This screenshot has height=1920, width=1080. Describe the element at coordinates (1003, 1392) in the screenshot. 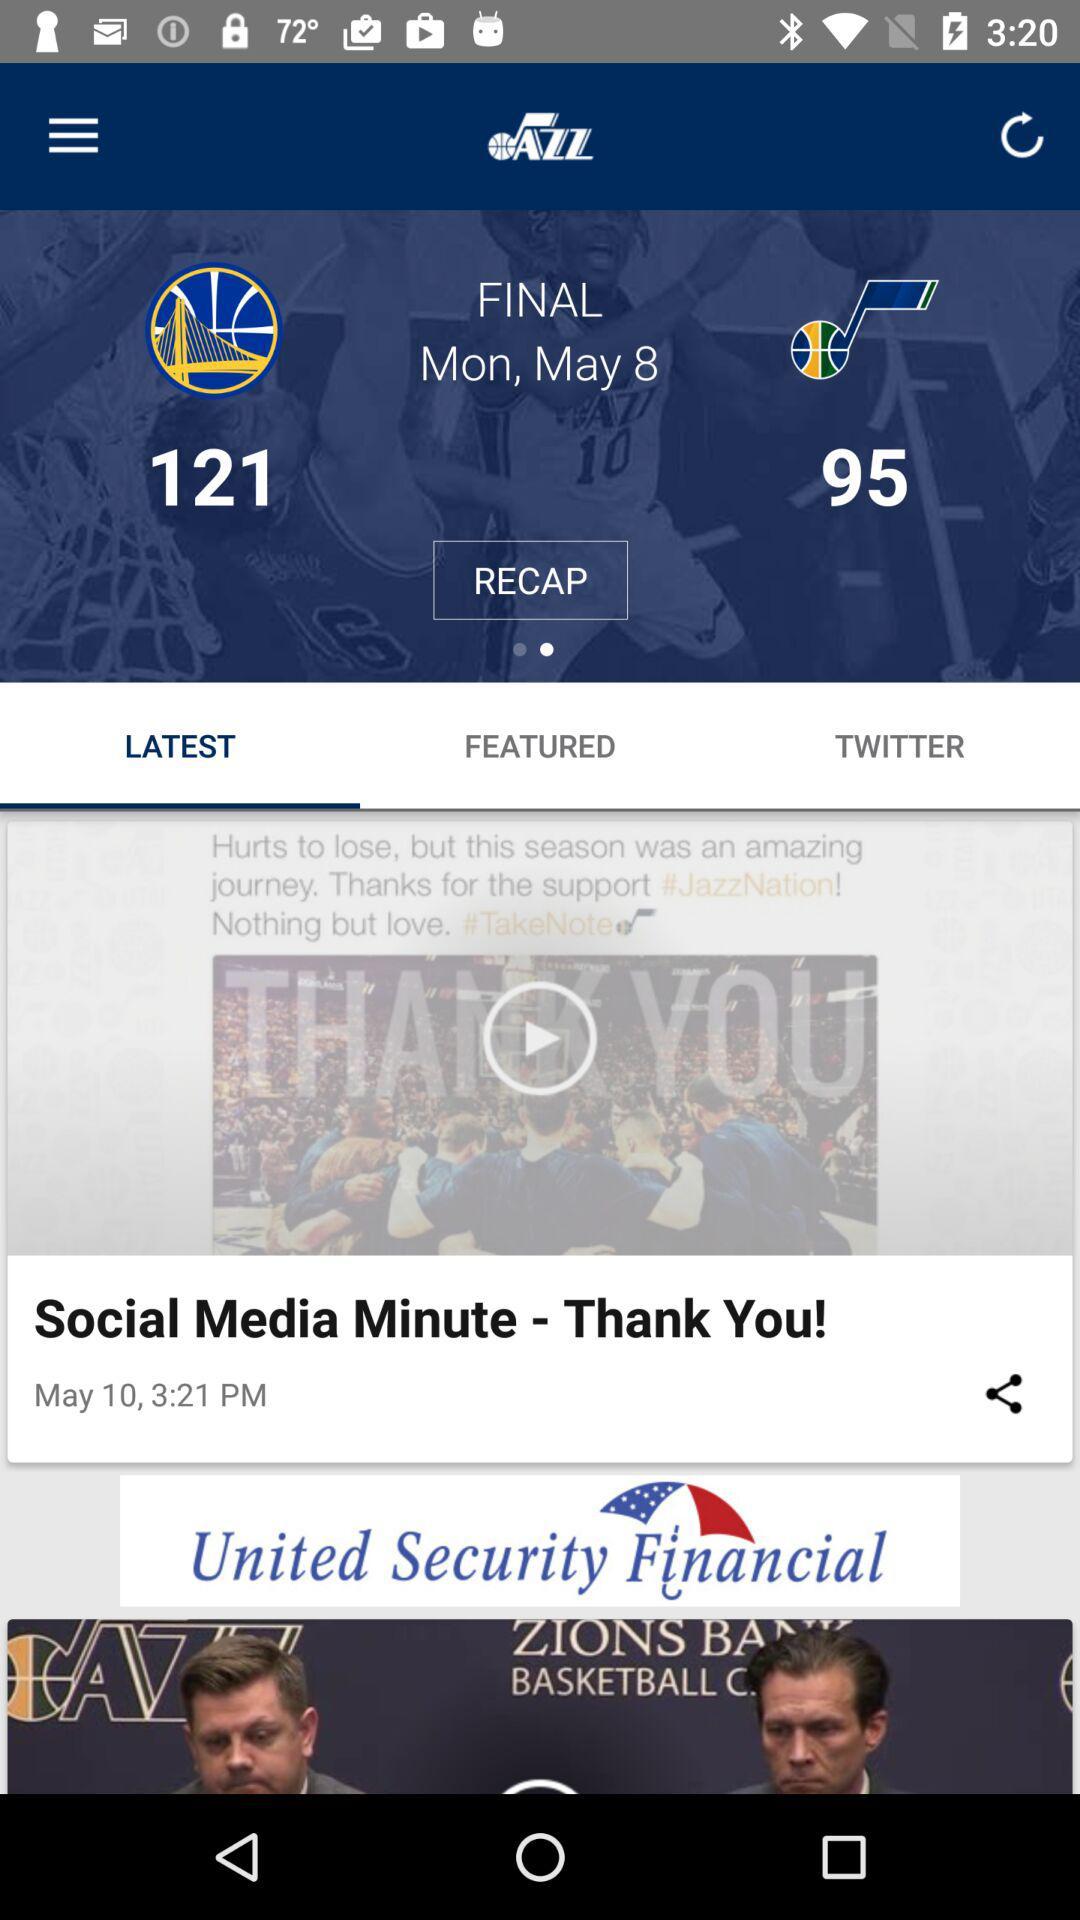

I see `the share icon` at that location.